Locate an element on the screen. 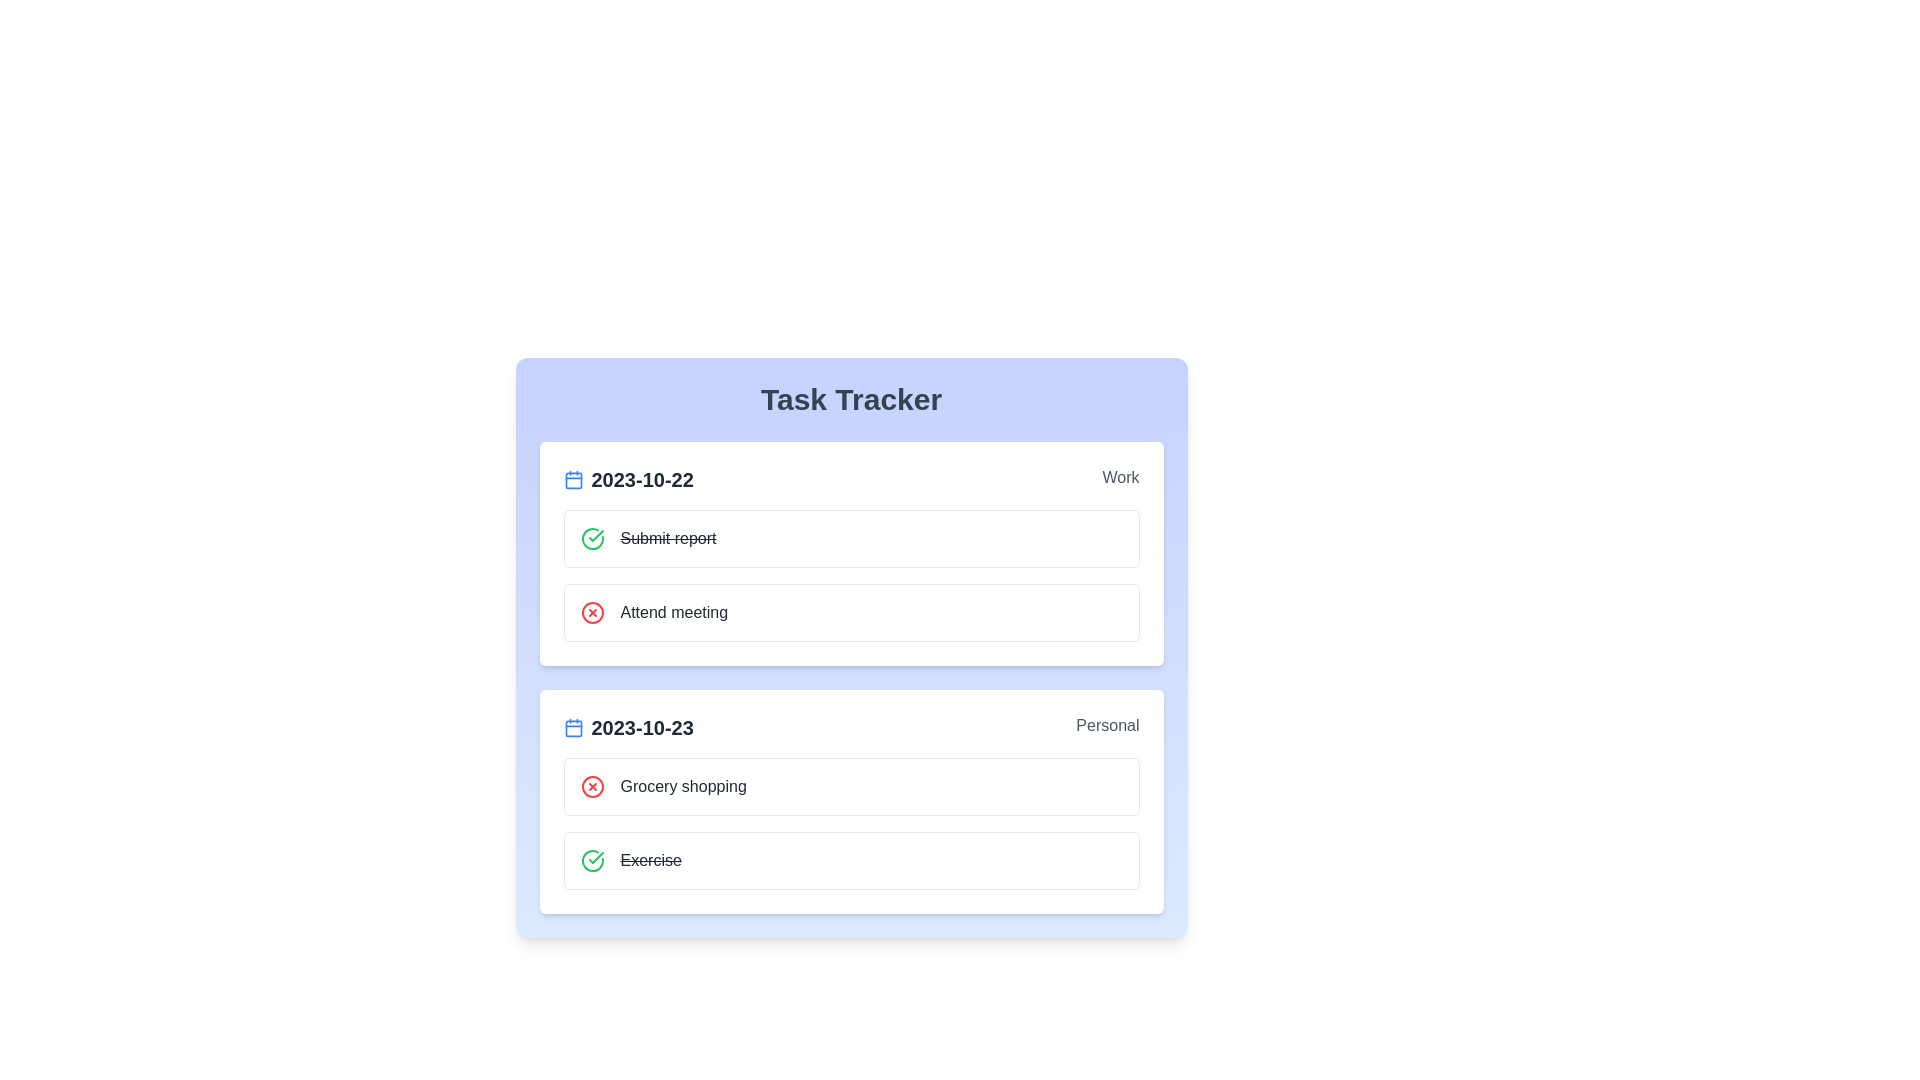  the icon corresponding to Grocery shopping to display its tooltip is located at coordinates (591, 785).